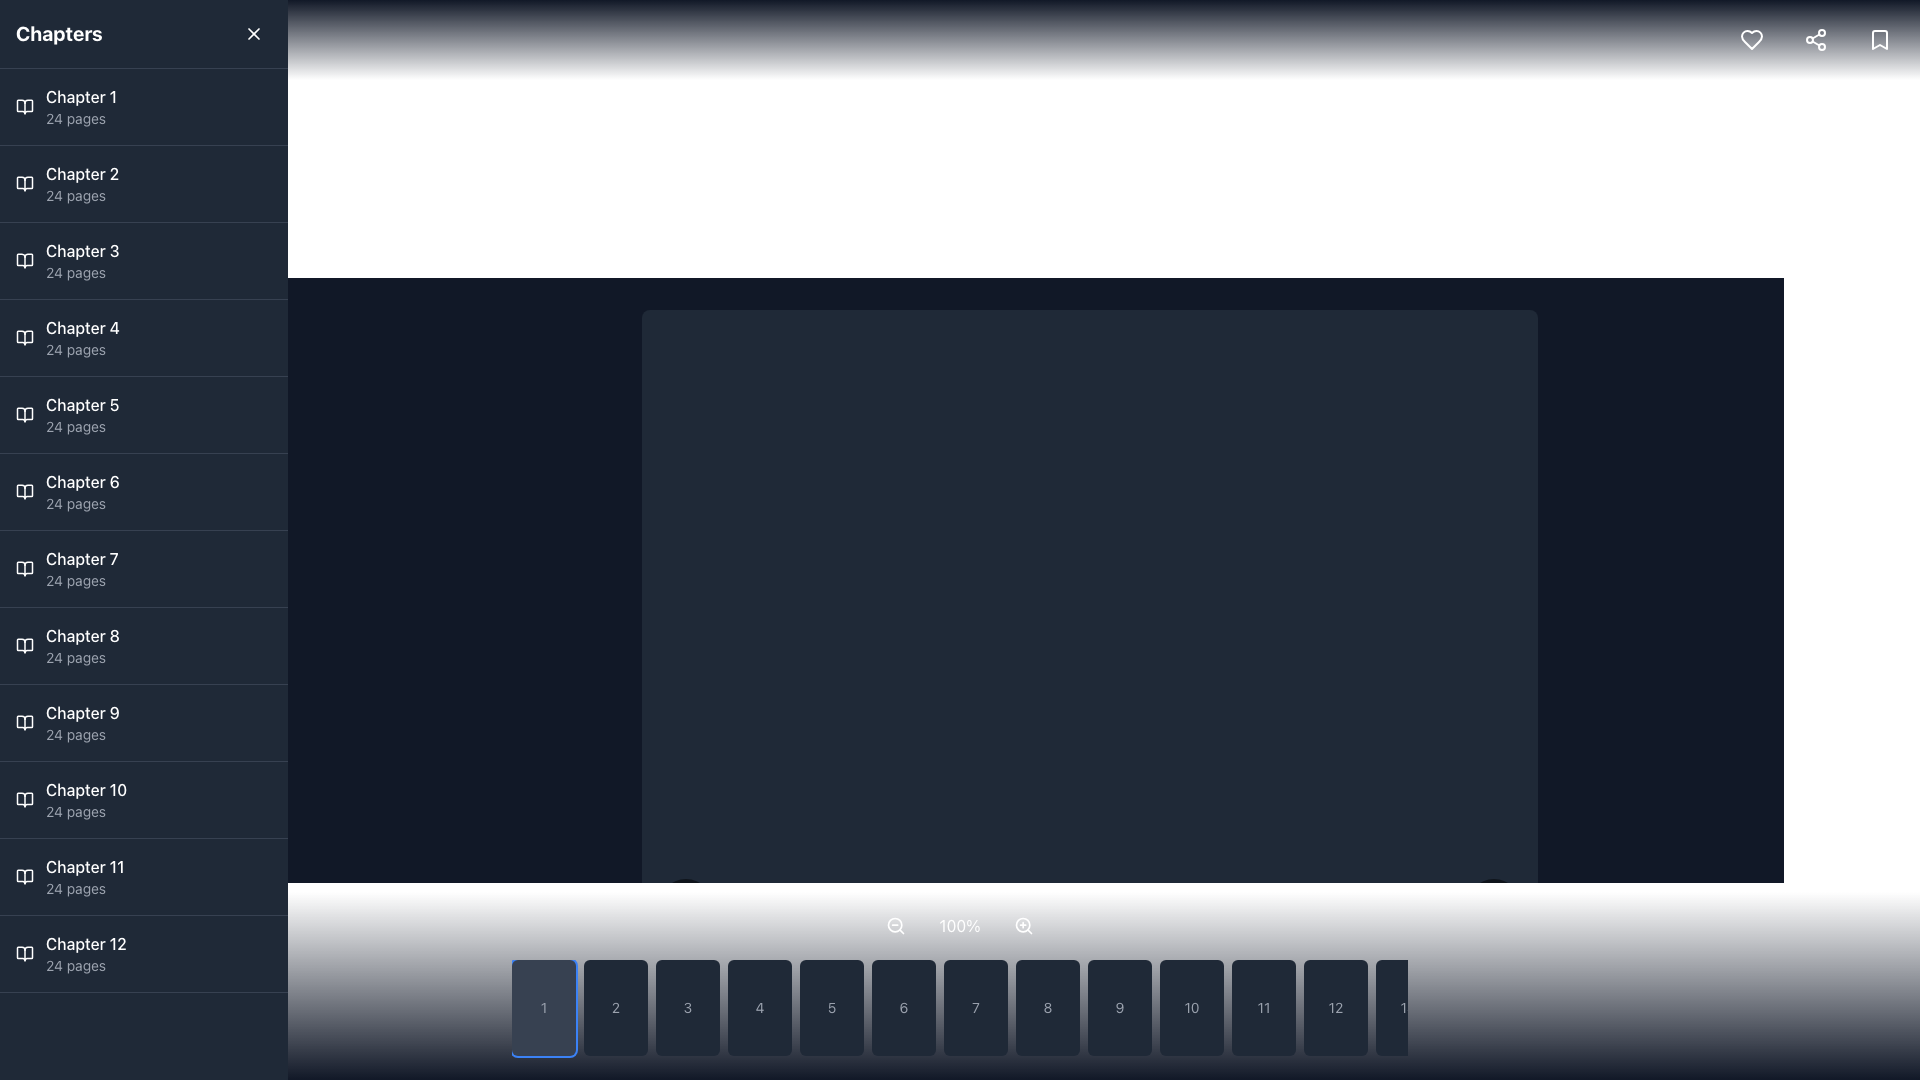 The image size is (1920, 1080). What do you see at coordinates (24, 184) in the screenshot?
I see `the open book icon located next to 'Chapter 2' and '24 pages' in the Chapters list` at bounding box center [24, 184].